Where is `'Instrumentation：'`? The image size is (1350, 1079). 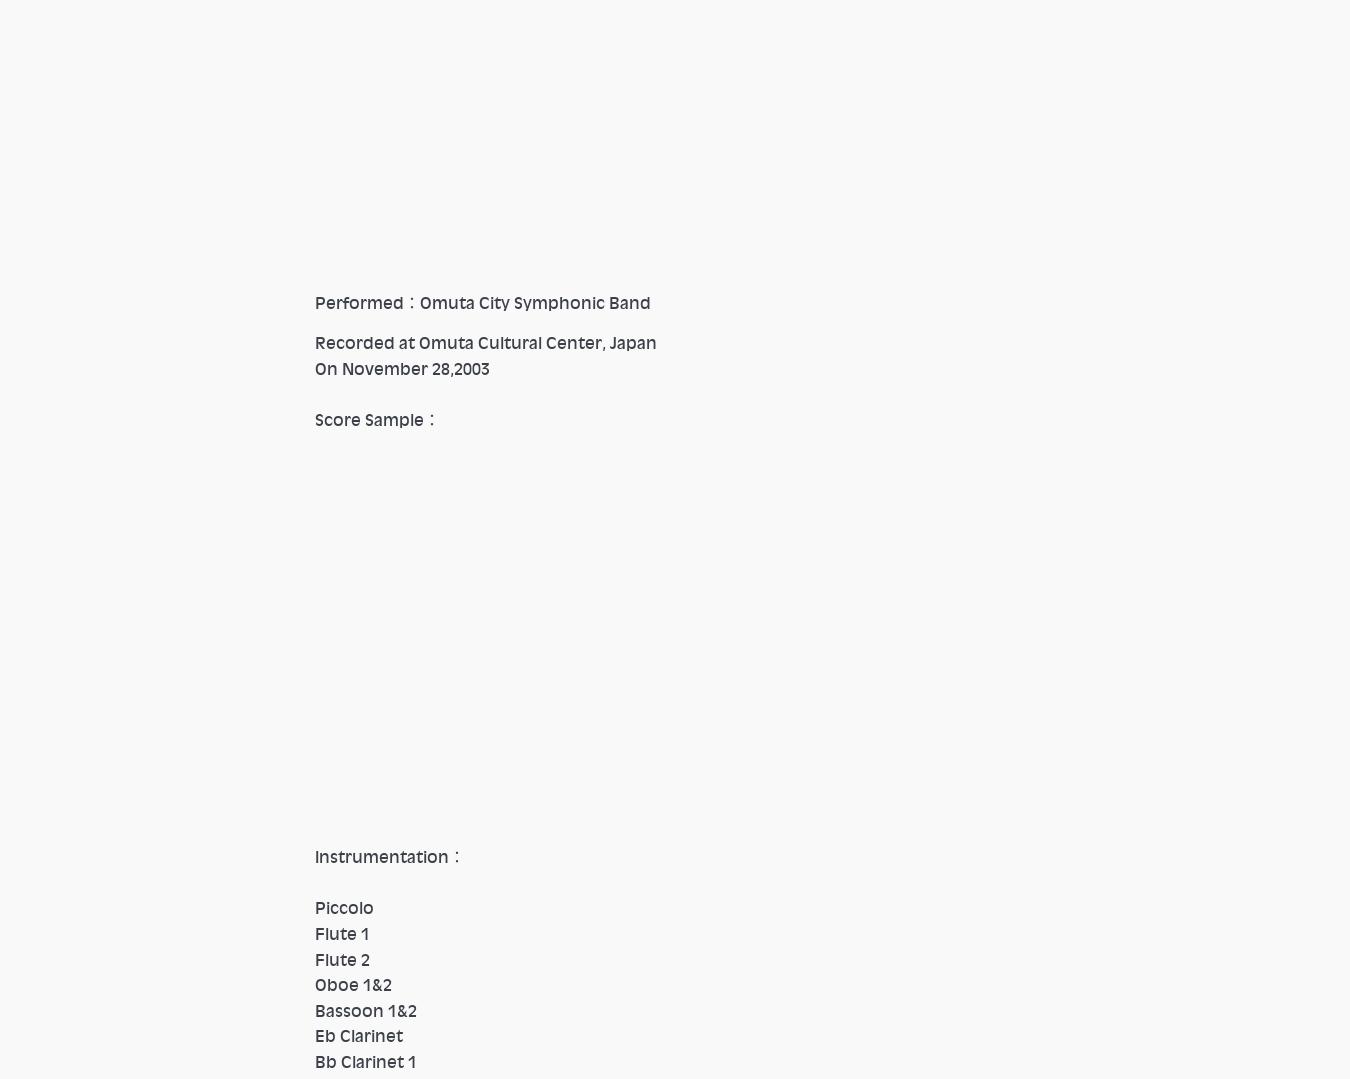 'Instrumentation：' is located at coordinates (313, 857).